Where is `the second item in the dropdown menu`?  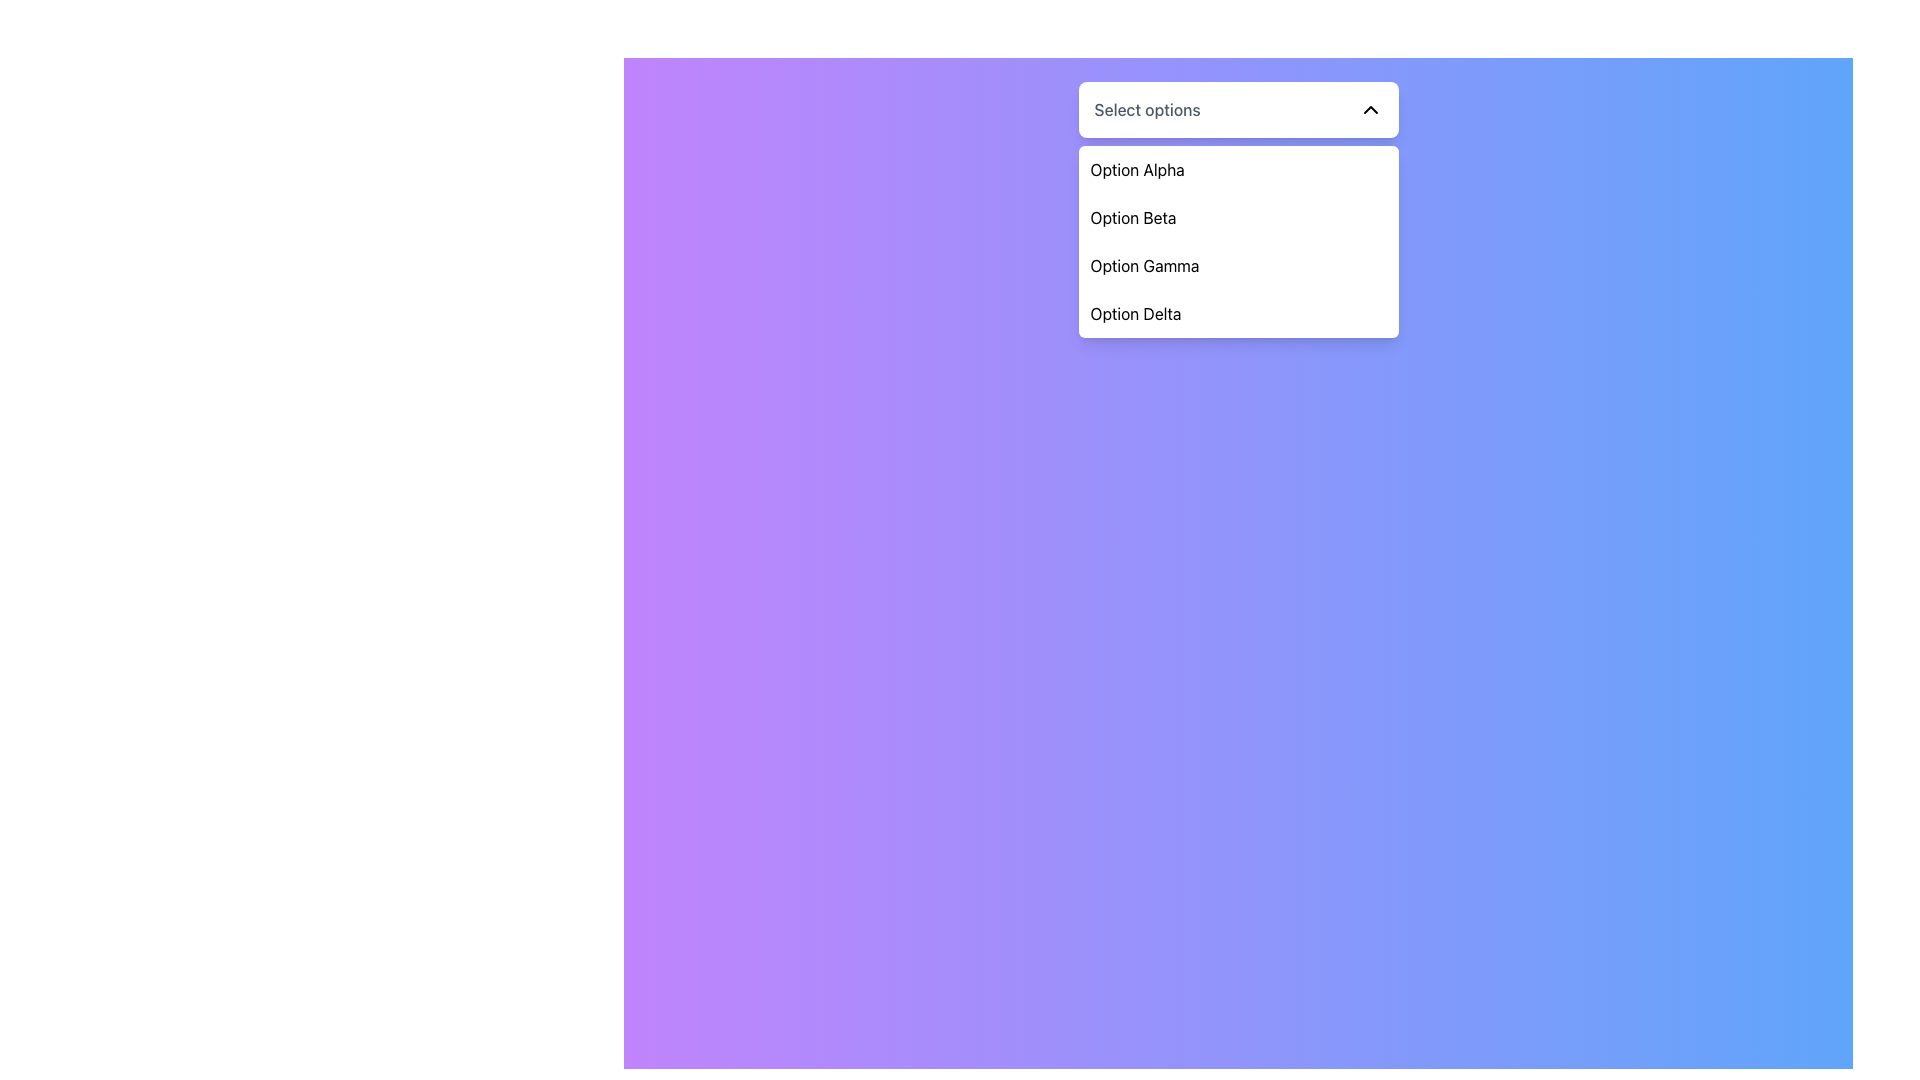
the second item in the dropdown menu is located at coordinates (1237, 218).